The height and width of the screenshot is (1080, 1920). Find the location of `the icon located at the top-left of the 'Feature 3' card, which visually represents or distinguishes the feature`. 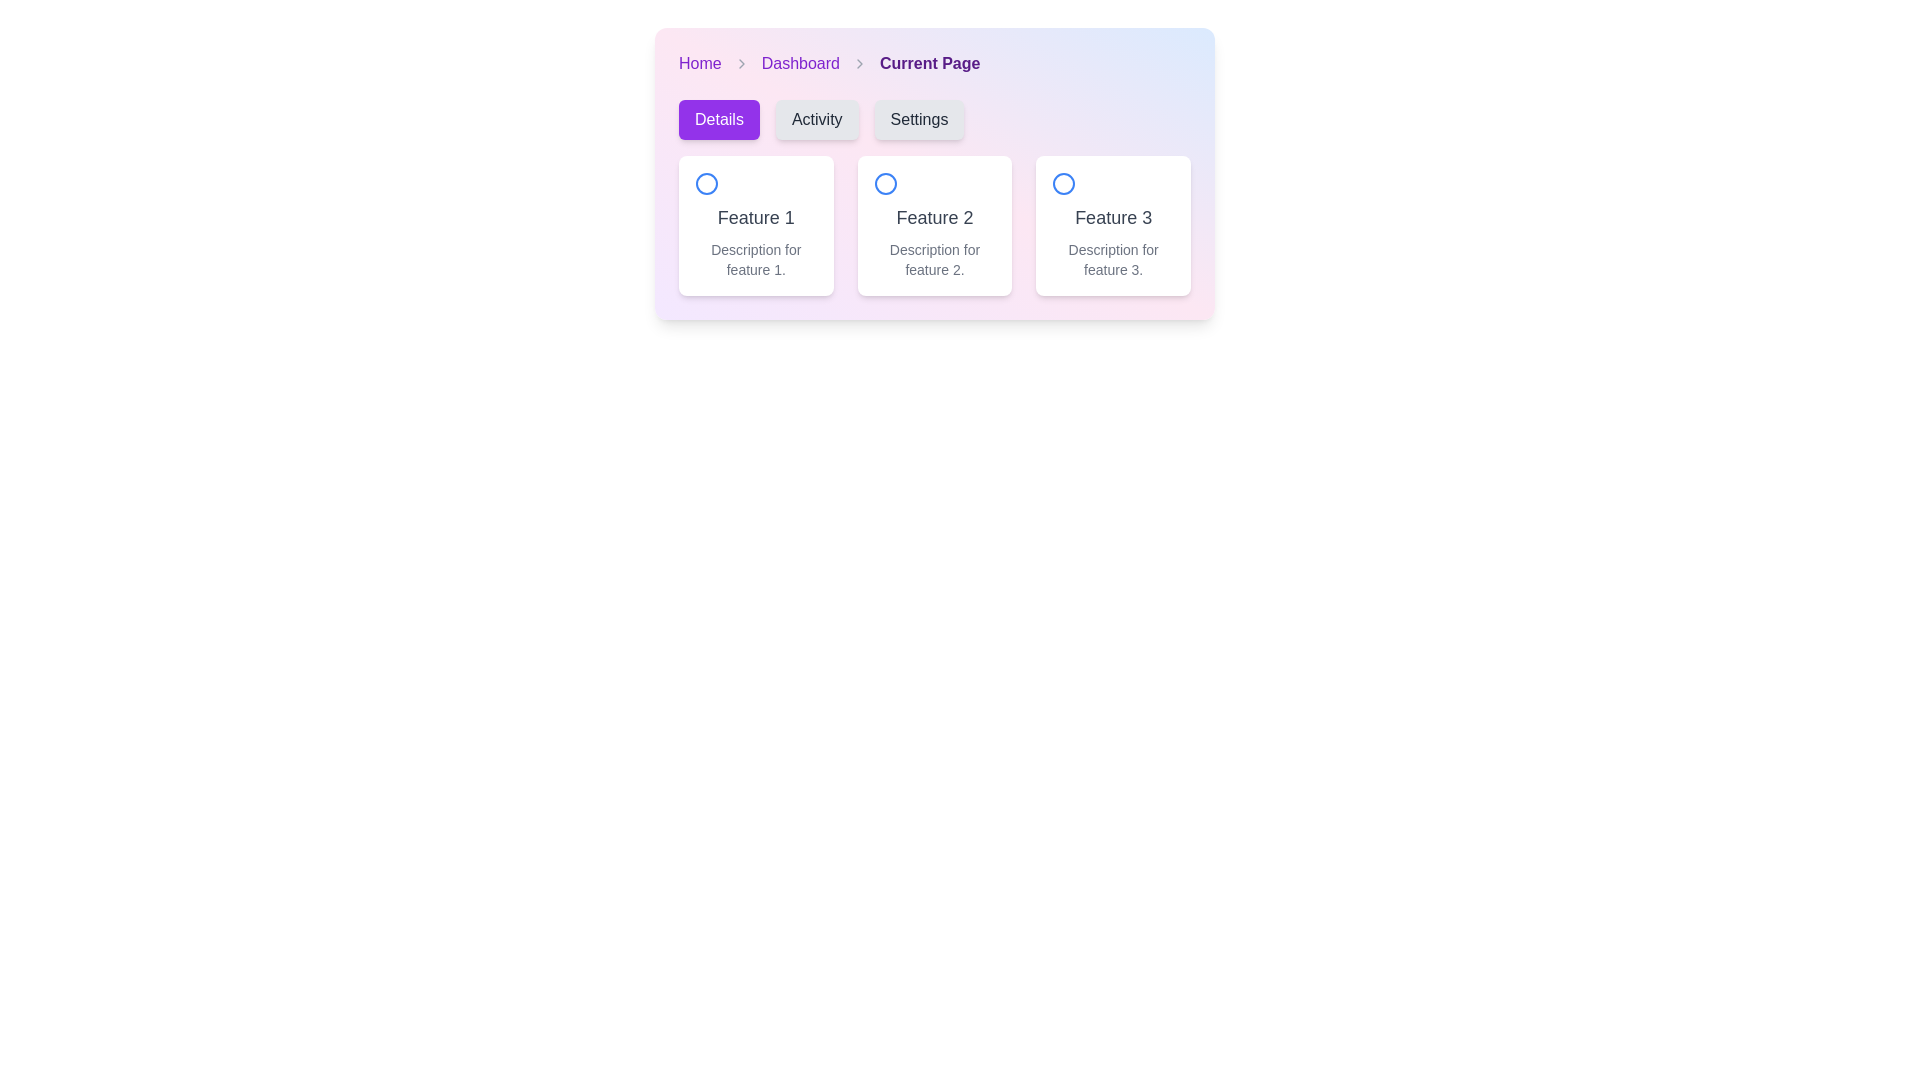

the icon located at the top-left of the 'Feature 3' card, which visually represents or distinguishes the feature is located at coordinates (1063, 184).